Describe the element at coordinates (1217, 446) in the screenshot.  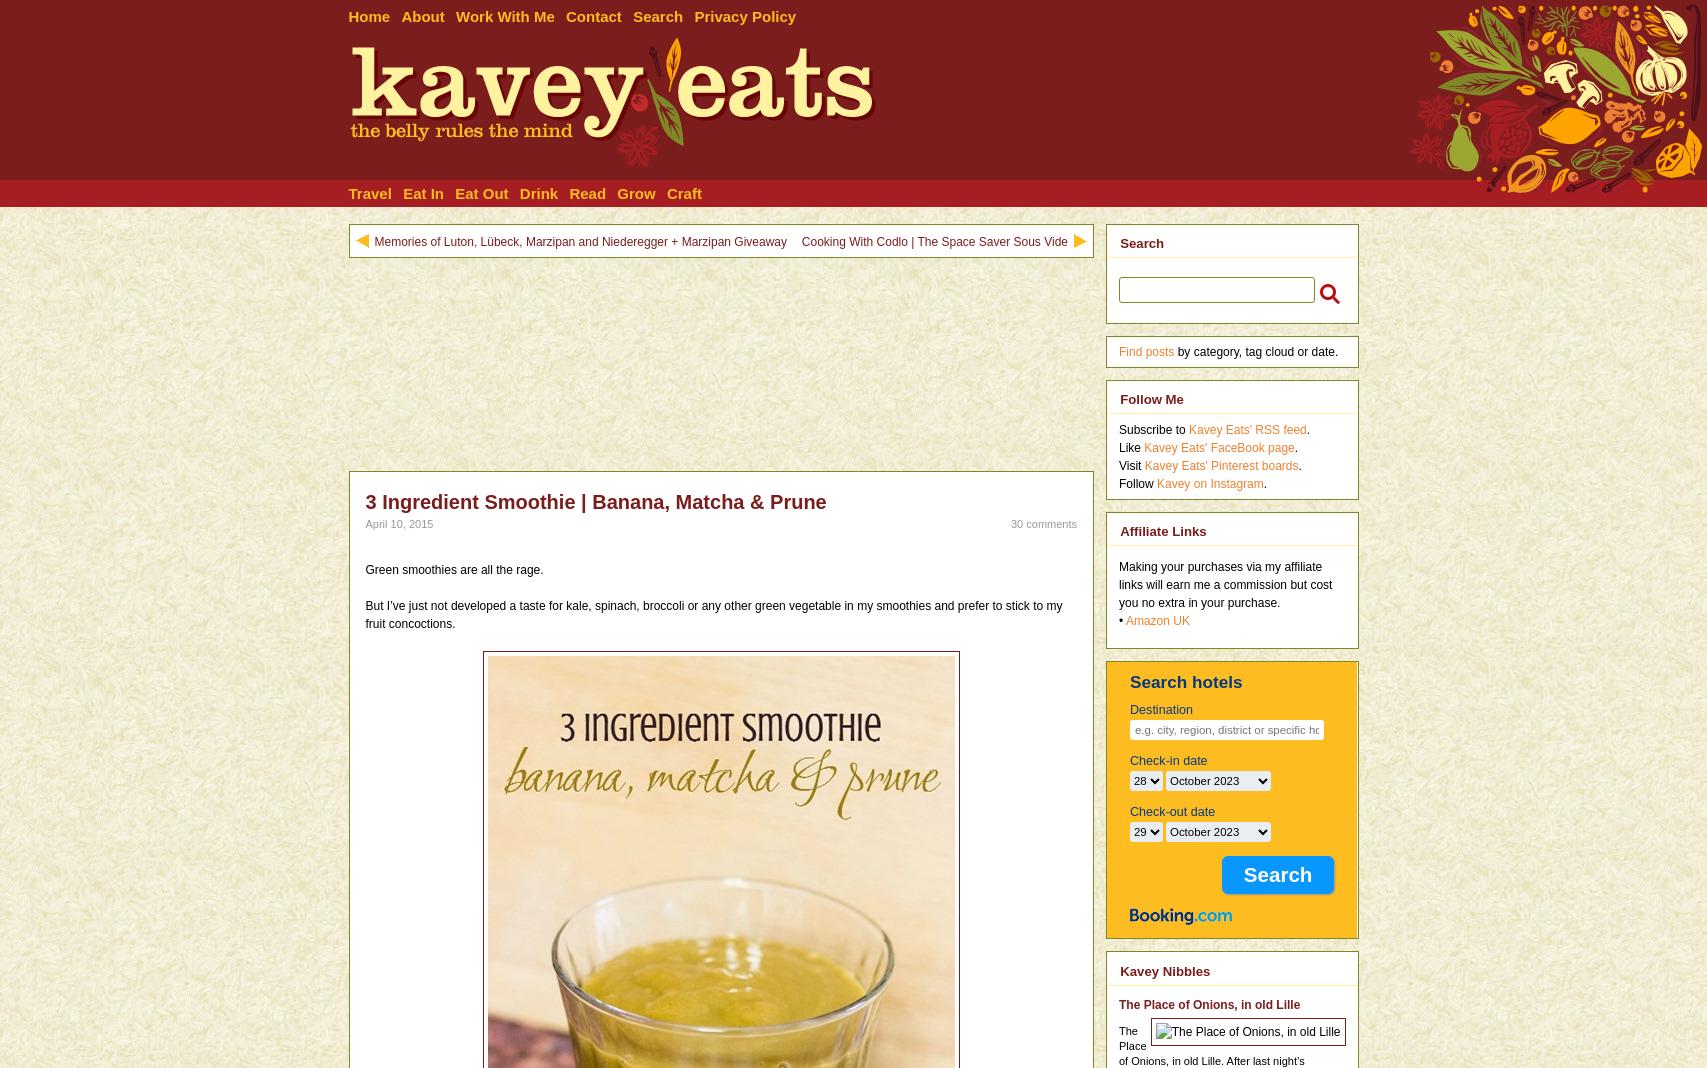
I see `'Kavey Eats' FaceBook page'` at that location.